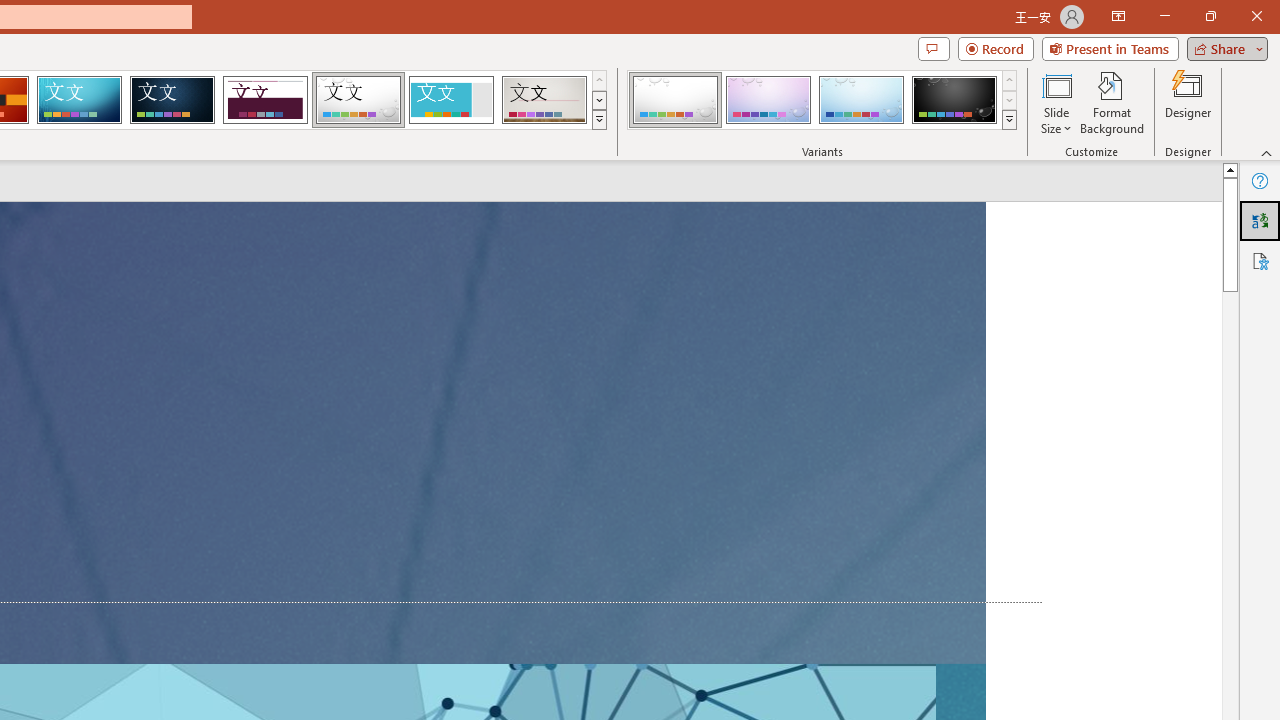 Image resolution: width=1280 pixels, height=720 pixels. I want to click on 'Damask', so click(172, 100).